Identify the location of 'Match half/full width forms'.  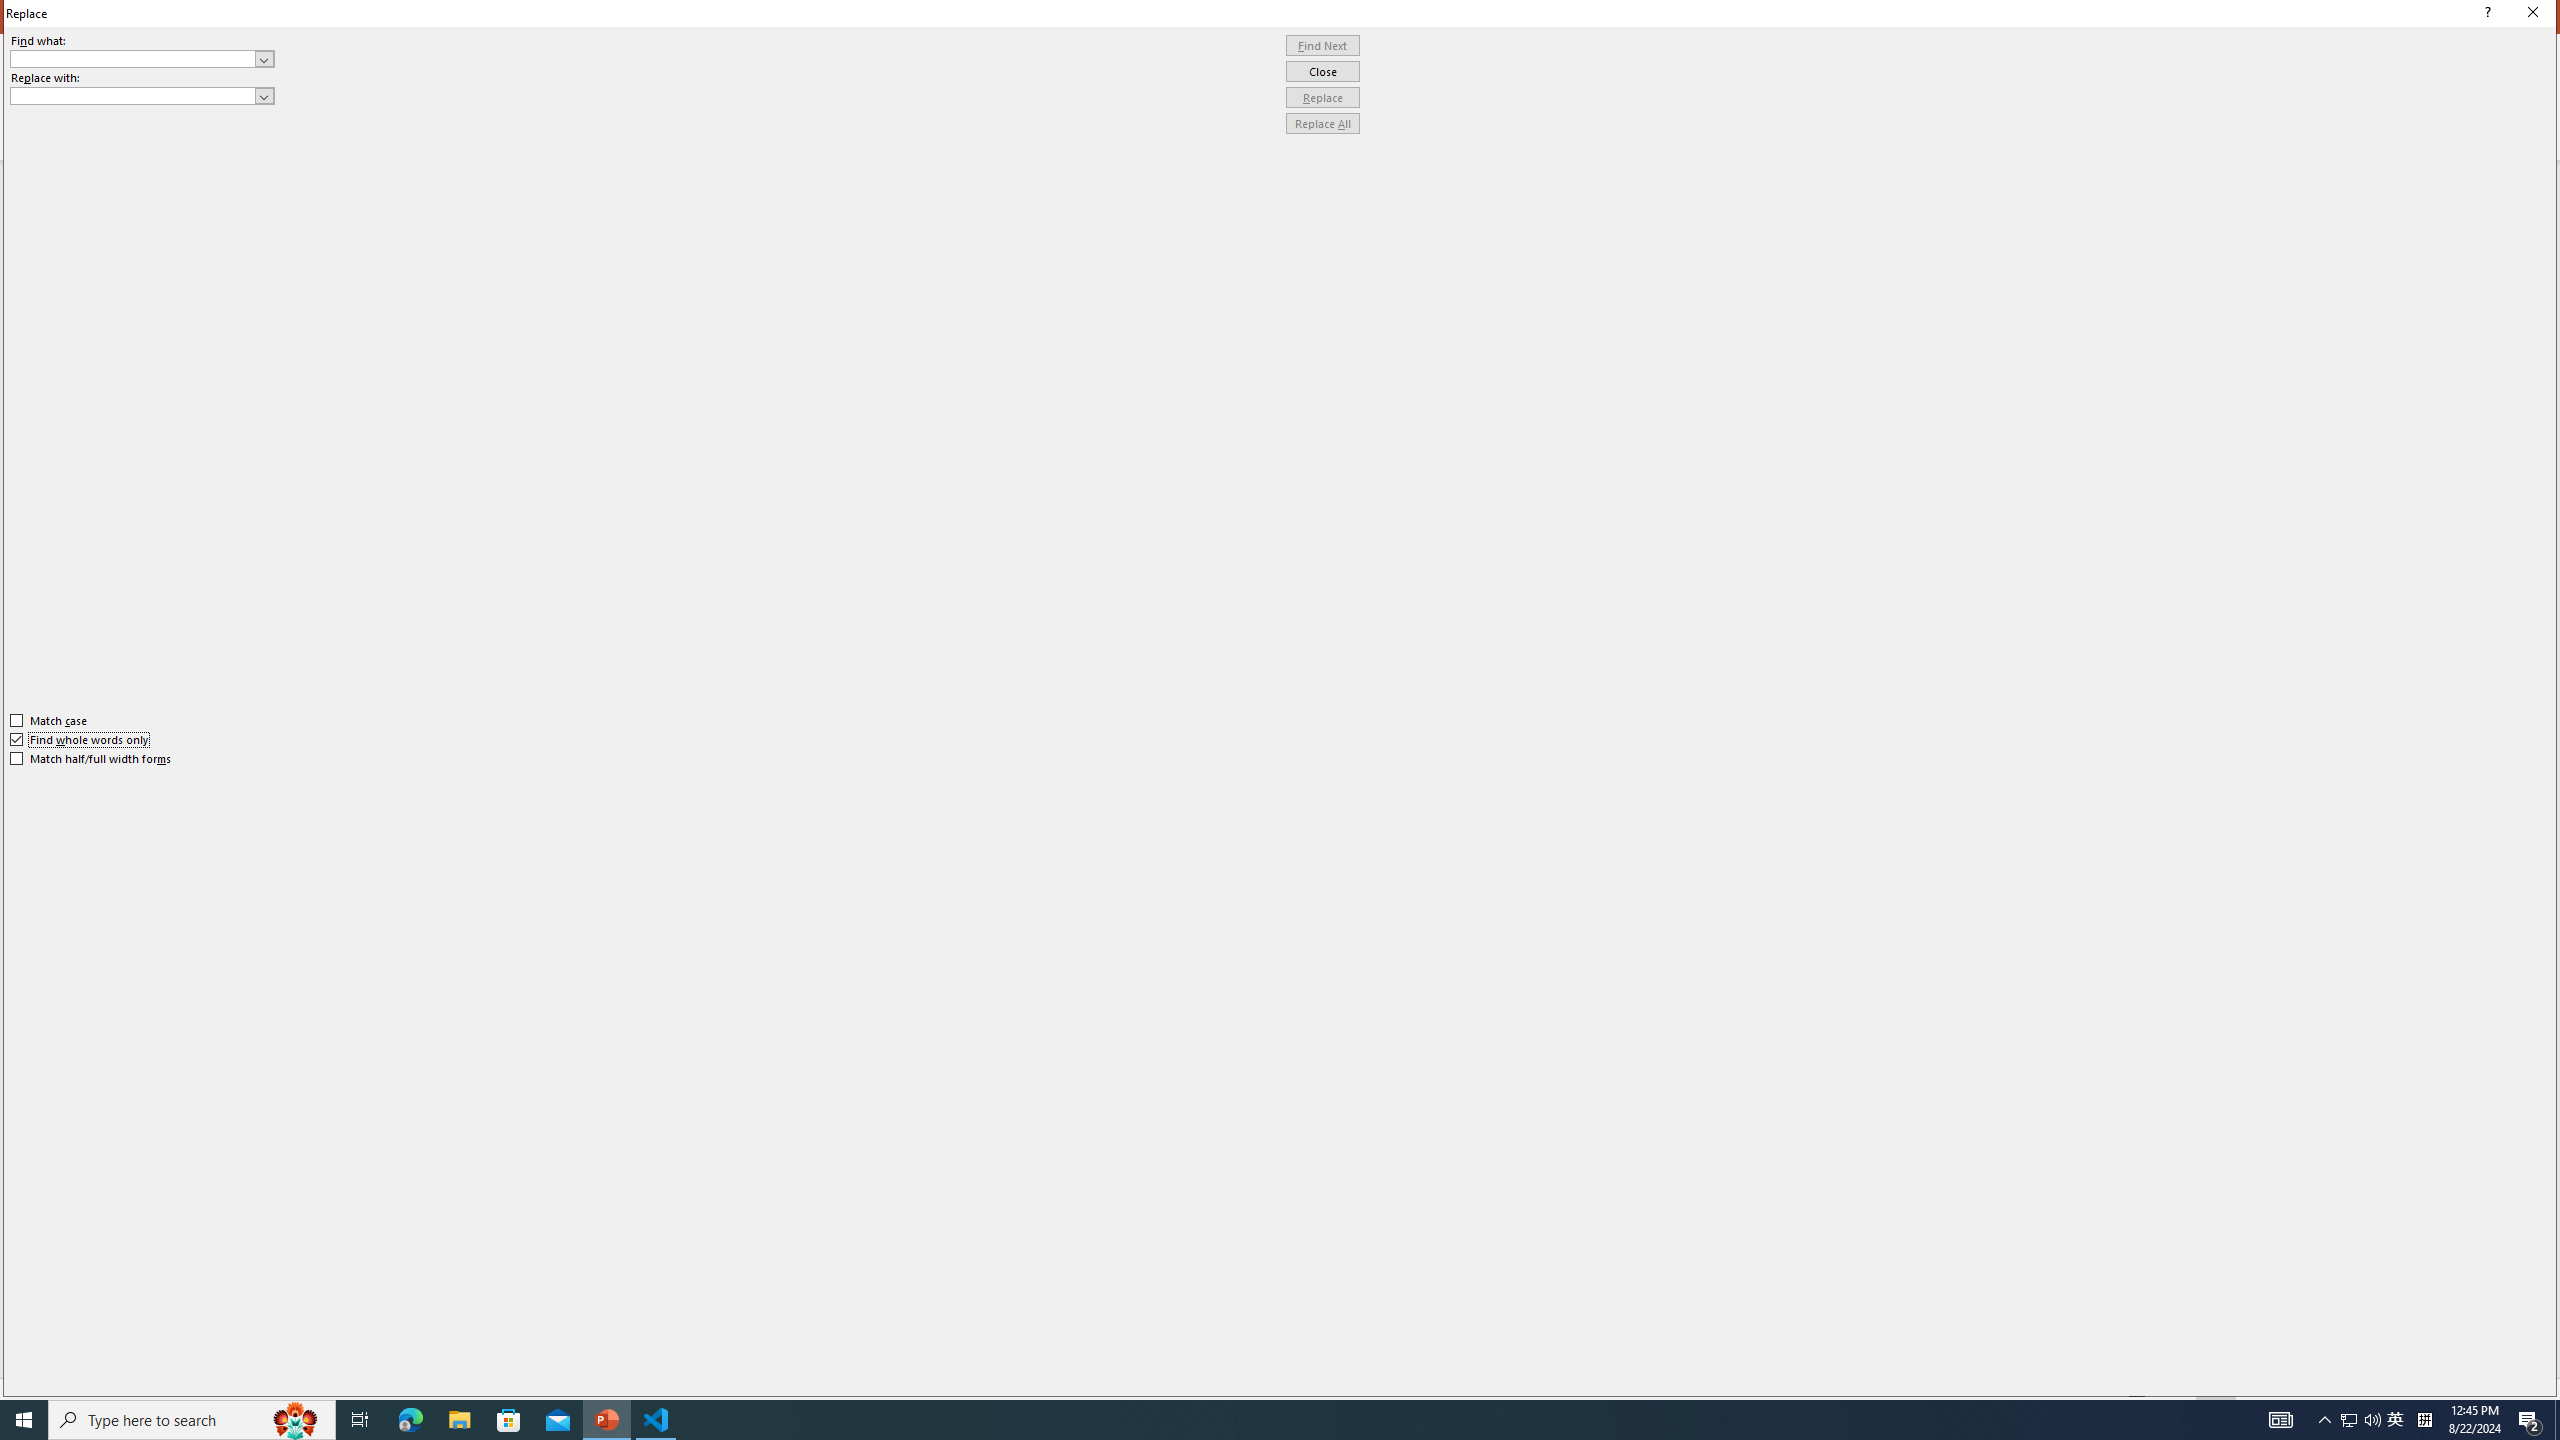
(91, 758).